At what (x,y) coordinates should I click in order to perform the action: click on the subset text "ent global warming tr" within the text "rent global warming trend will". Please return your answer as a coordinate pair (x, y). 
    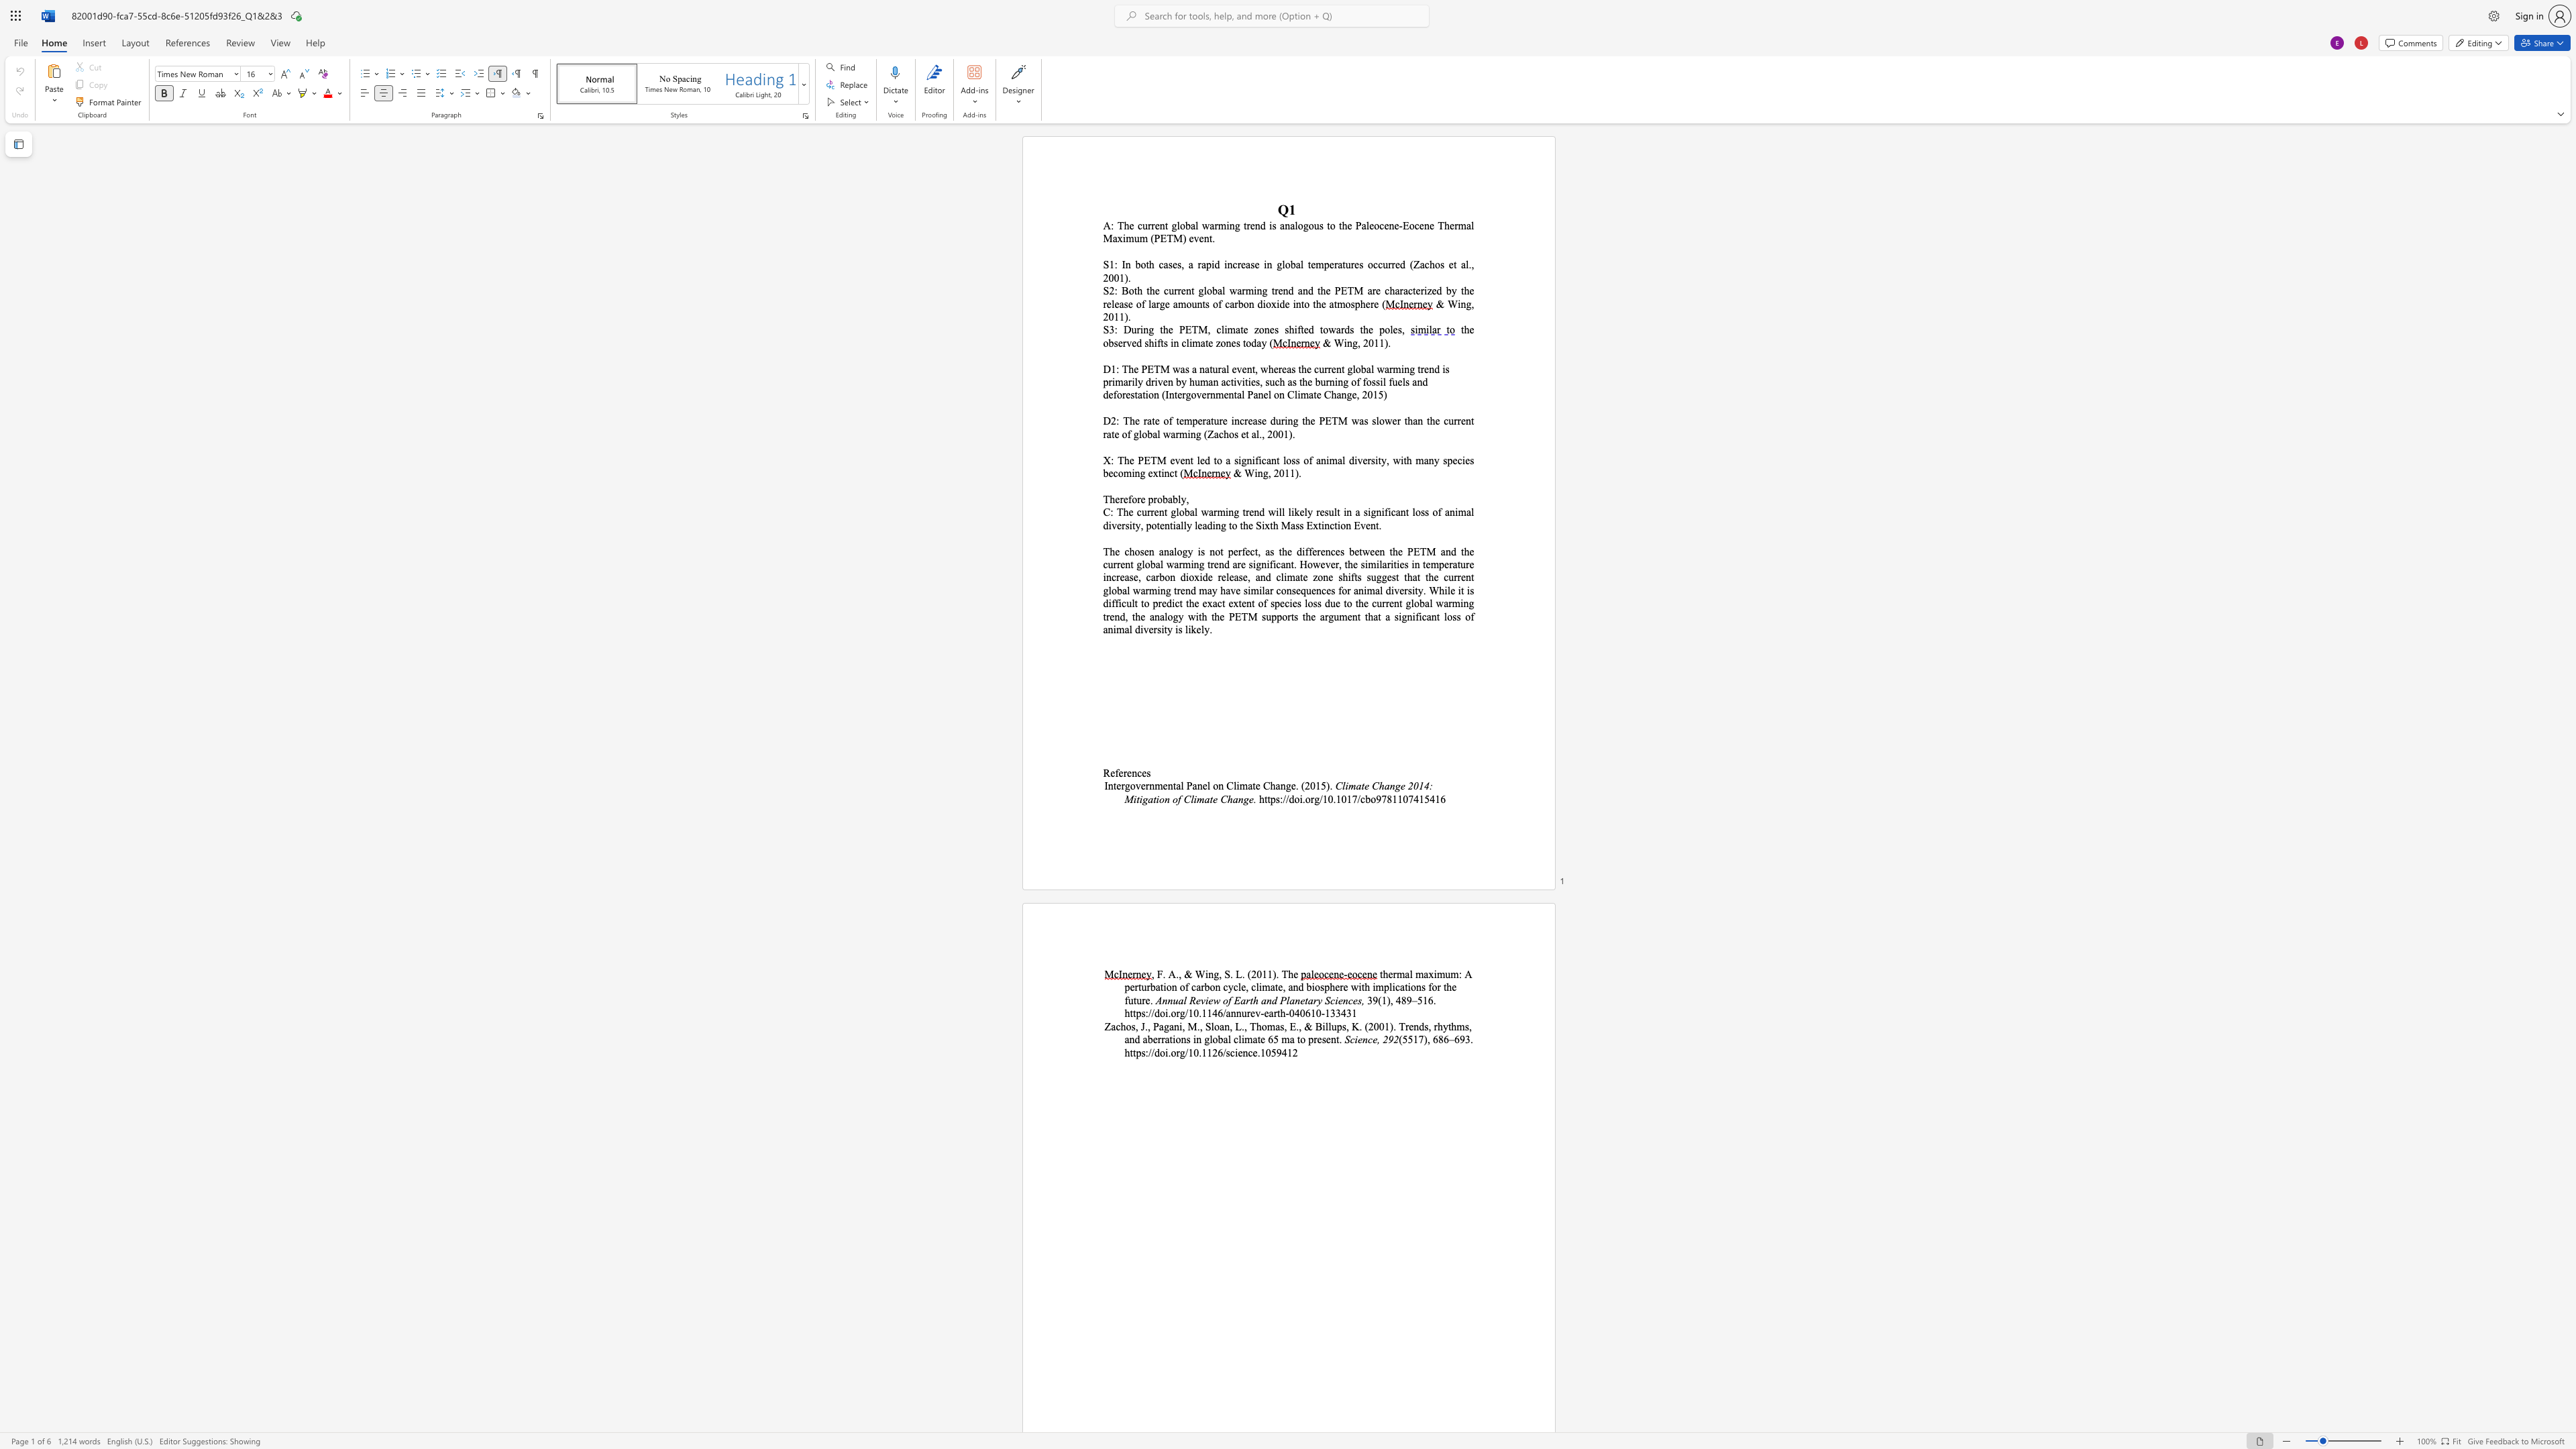
    Looking at the image, I should click on (1153, 511).